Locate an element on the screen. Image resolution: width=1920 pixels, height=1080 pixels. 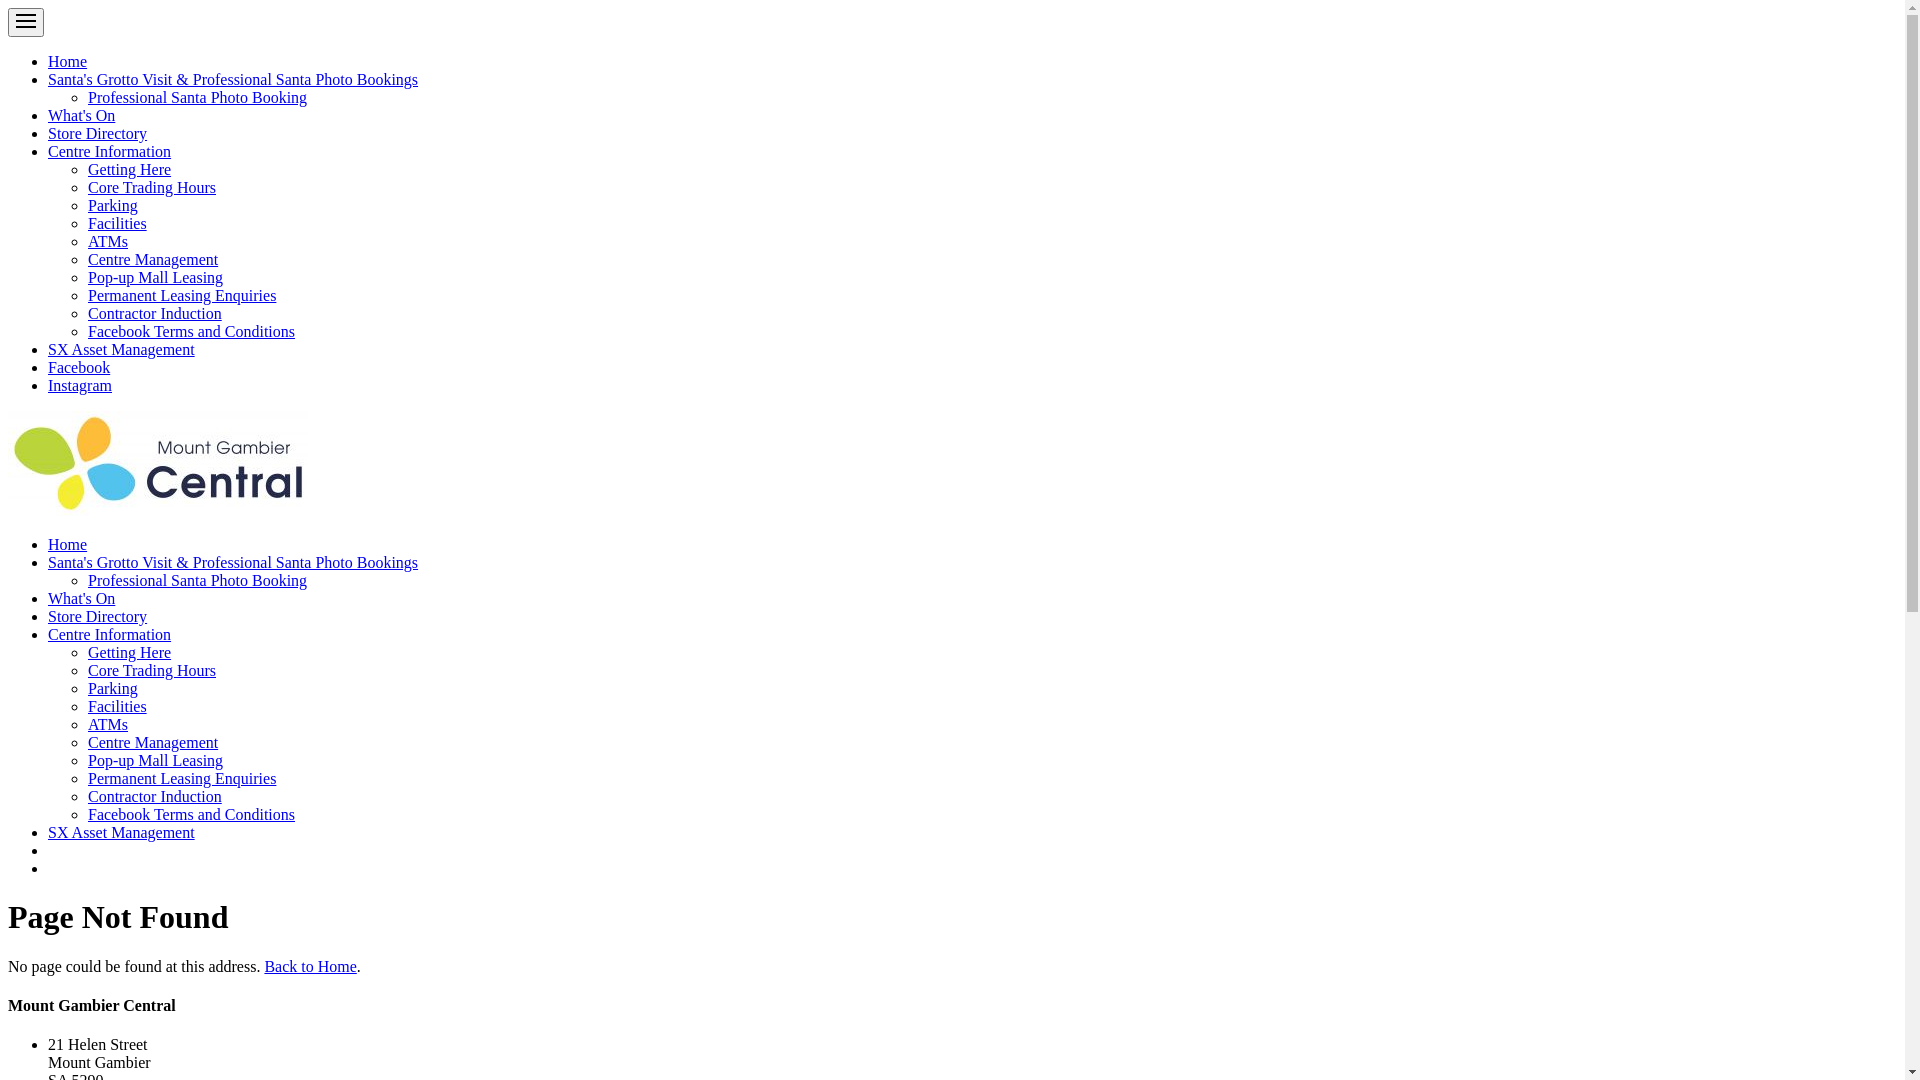
'Centre Information' is located at coordinates (48, 150).